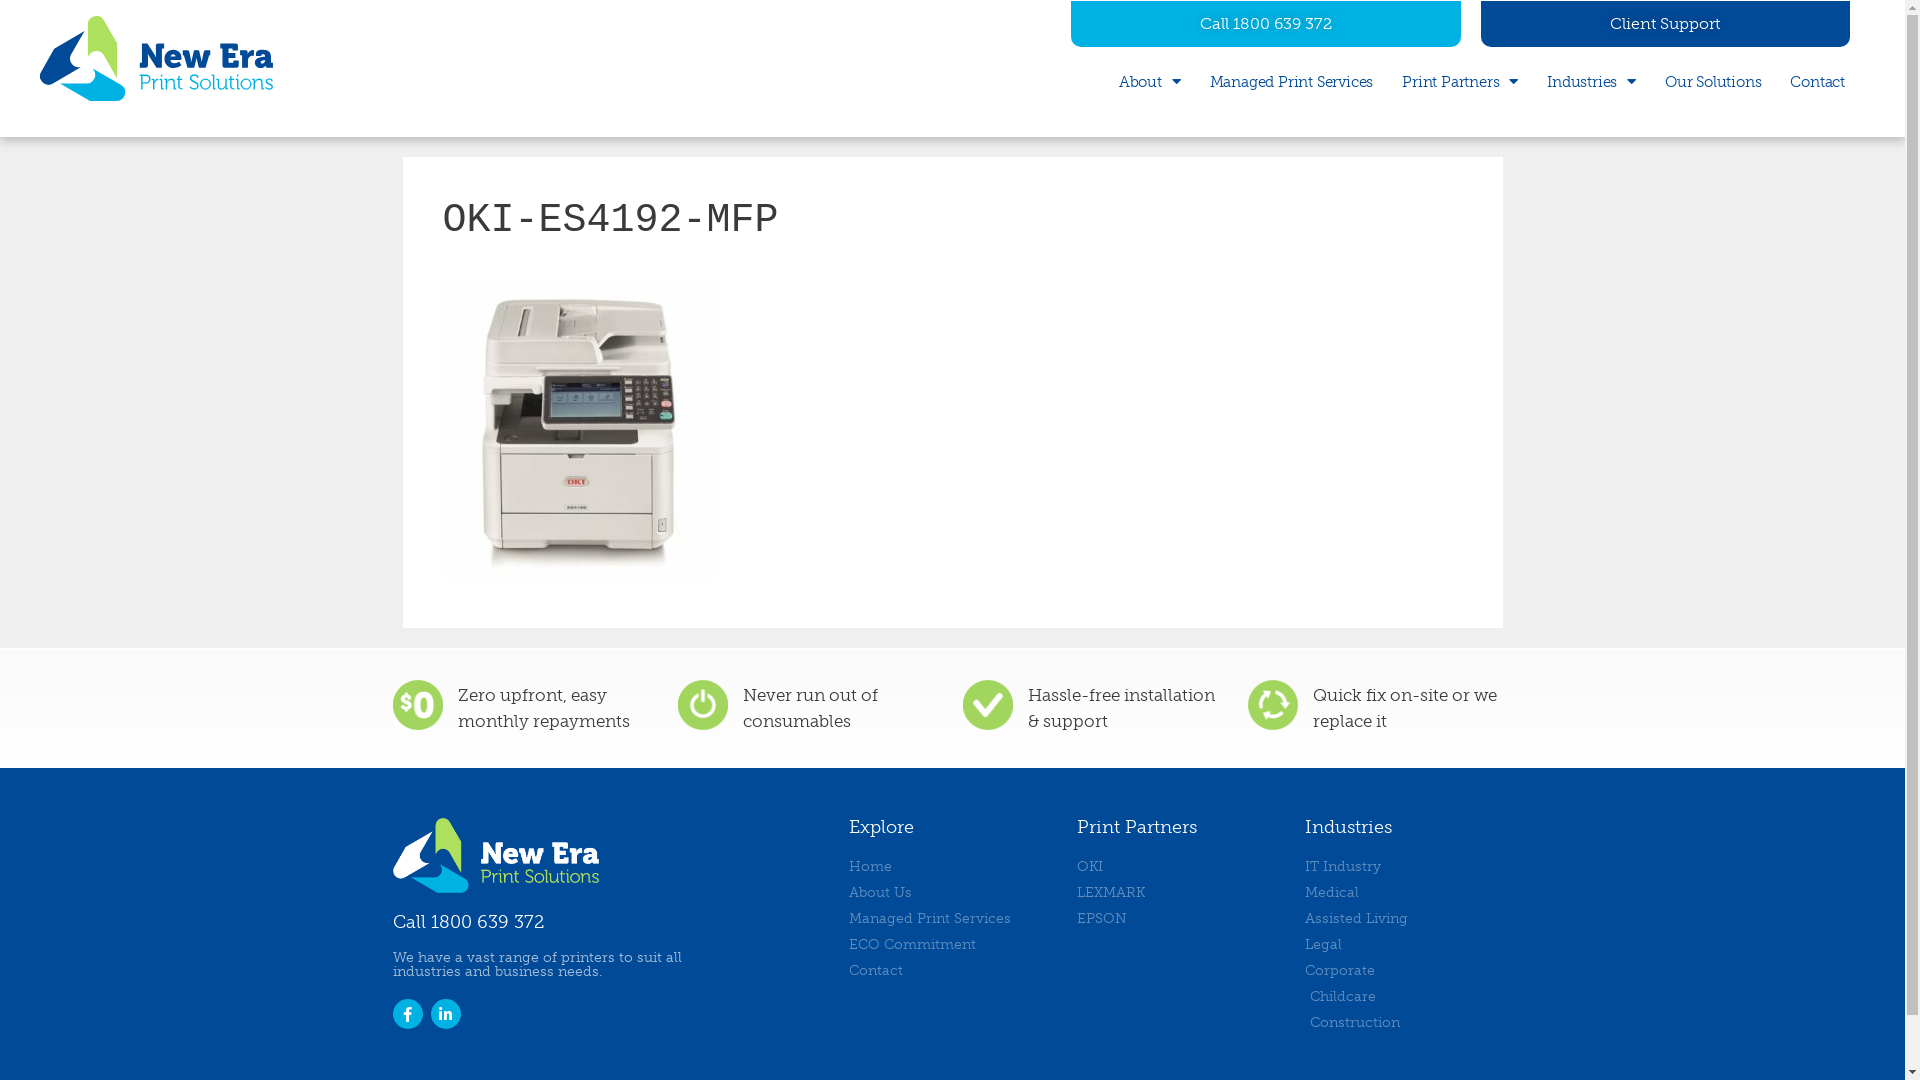 The height and width of the screenshot is (1080, 1920). Describe the element at coordinates (1304, 969) in the screenshot. I see `'Corporate'` at that location.